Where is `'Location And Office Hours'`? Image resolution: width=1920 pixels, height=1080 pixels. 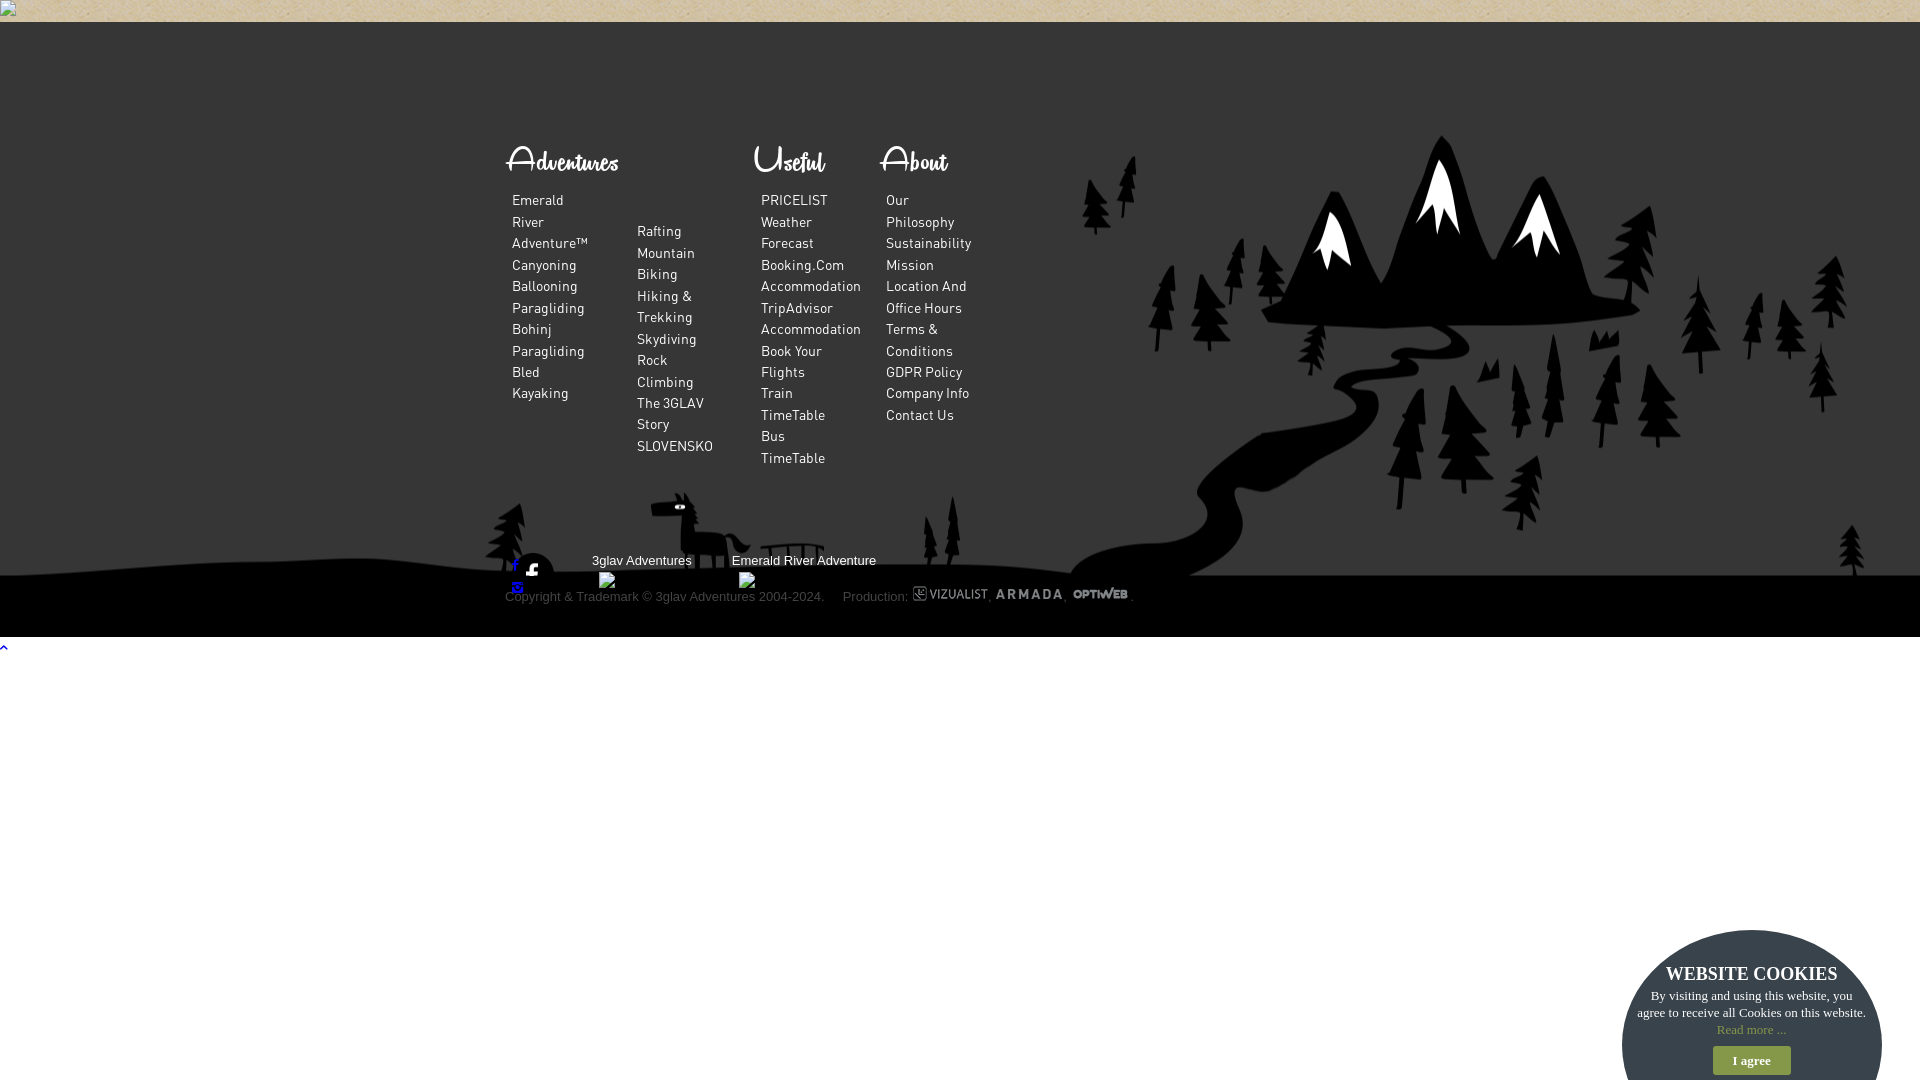
'Location And Office Hours' is located at coordinates (925, 295).